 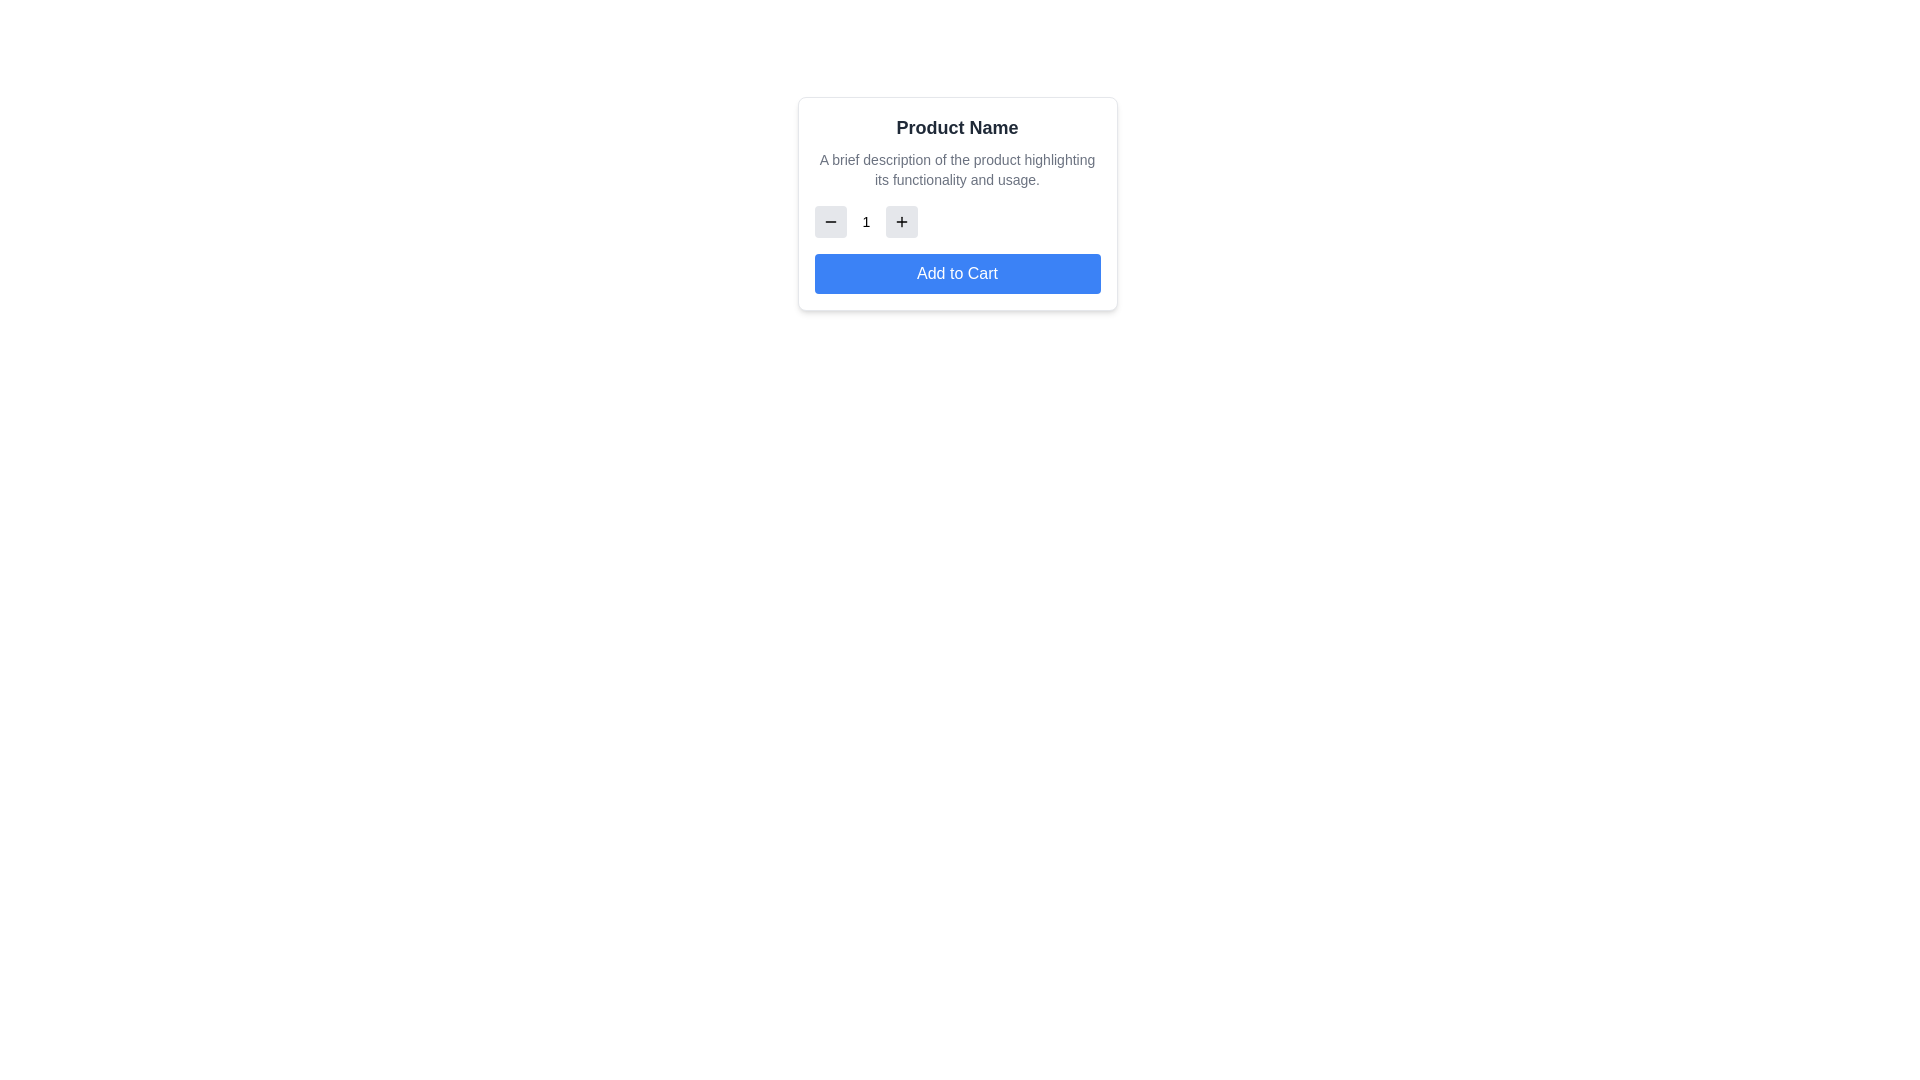 I want to click on the descriptive text element styled in small gray font located below the 'Product Name' title and above the quantity selector and 'Add to Cart' button, so click(x=956, y=168).